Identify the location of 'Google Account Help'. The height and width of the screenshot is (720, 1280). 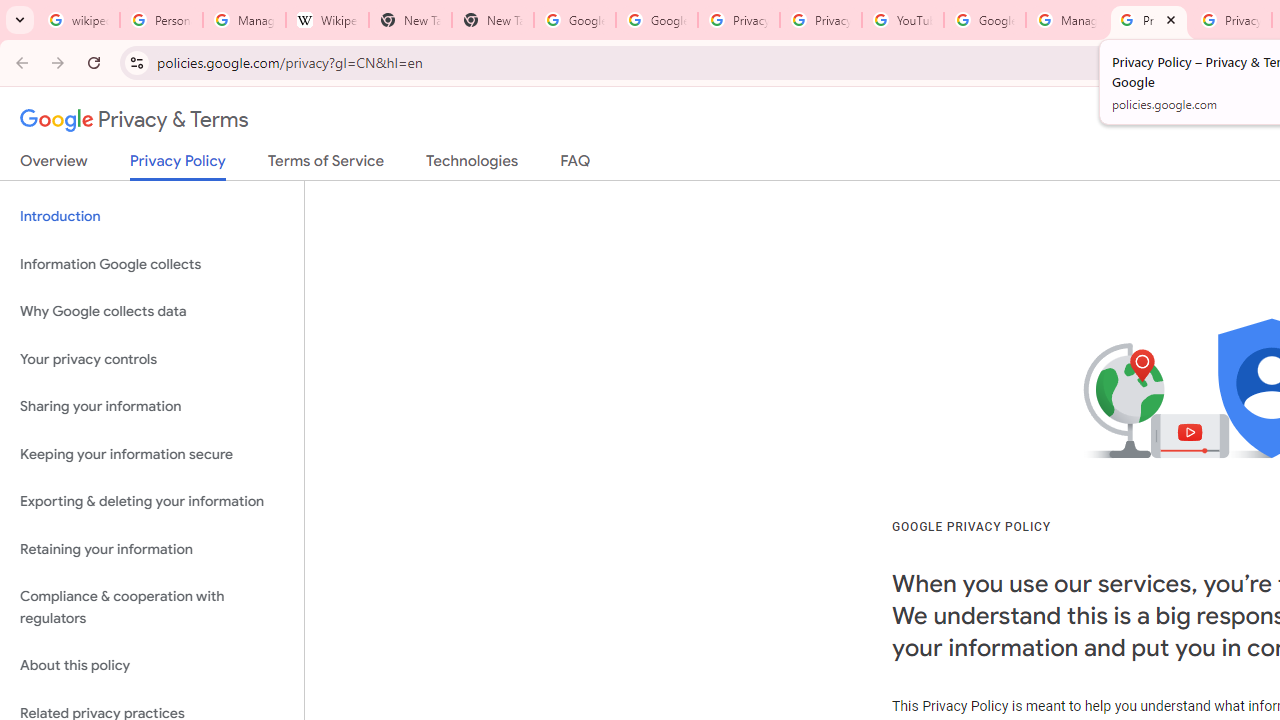
(984, 20).